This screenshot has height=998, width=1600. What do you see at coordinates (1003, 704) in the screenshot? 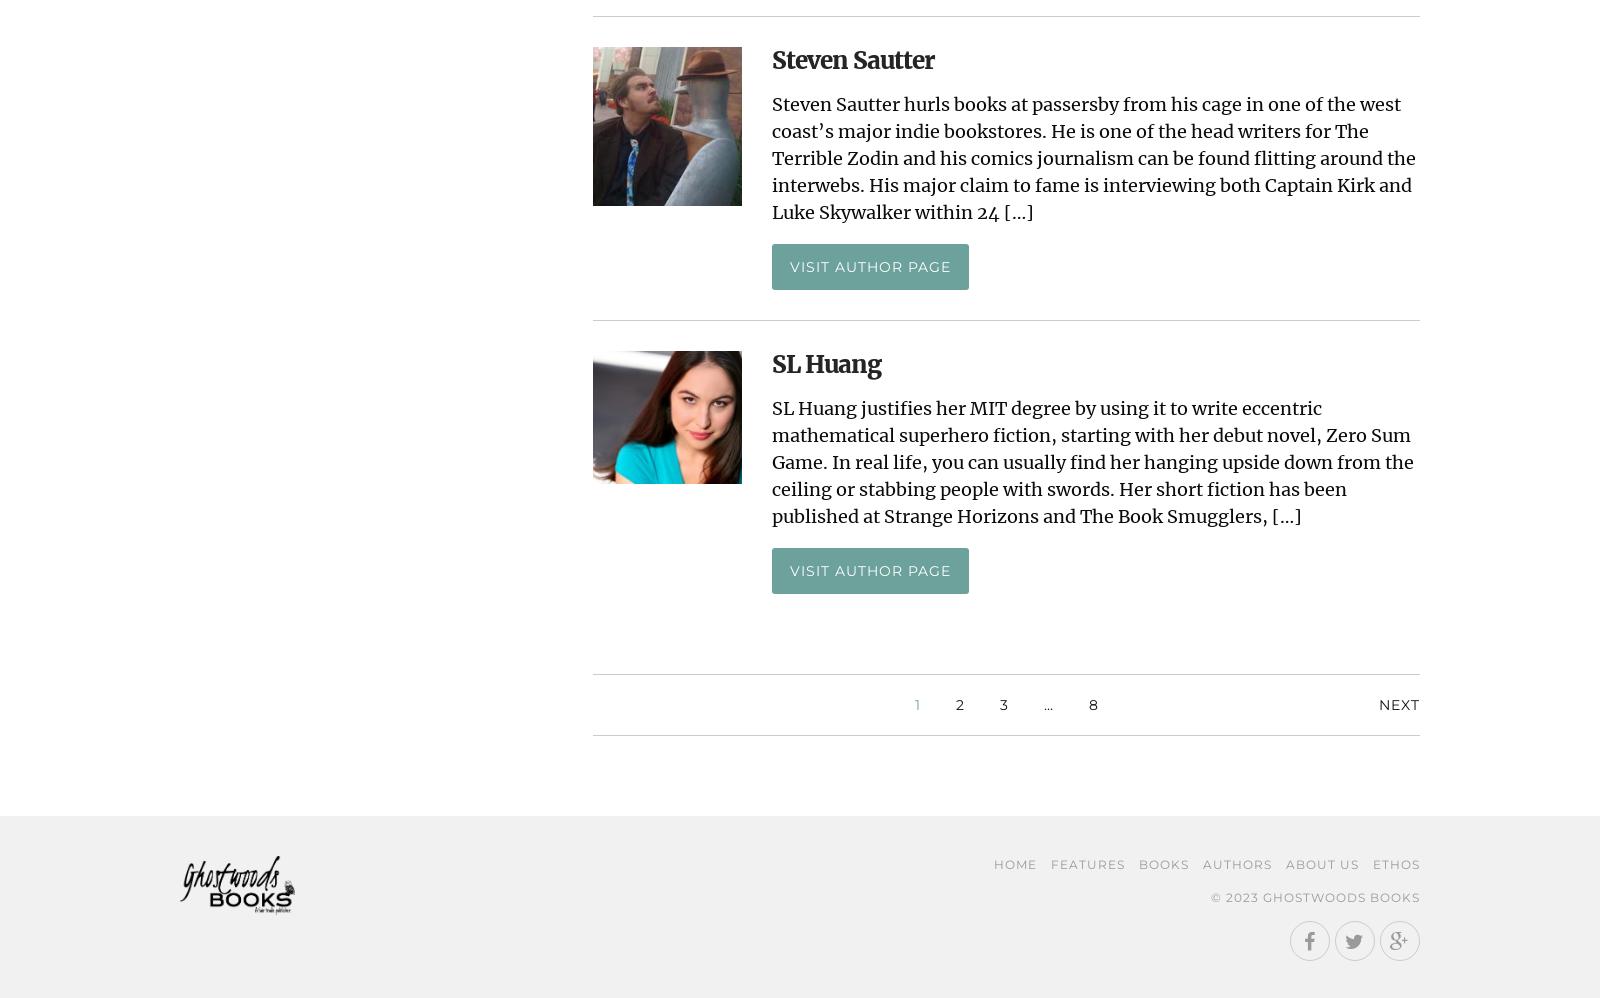
I see `'3'` at bounding box center [1003, 704].